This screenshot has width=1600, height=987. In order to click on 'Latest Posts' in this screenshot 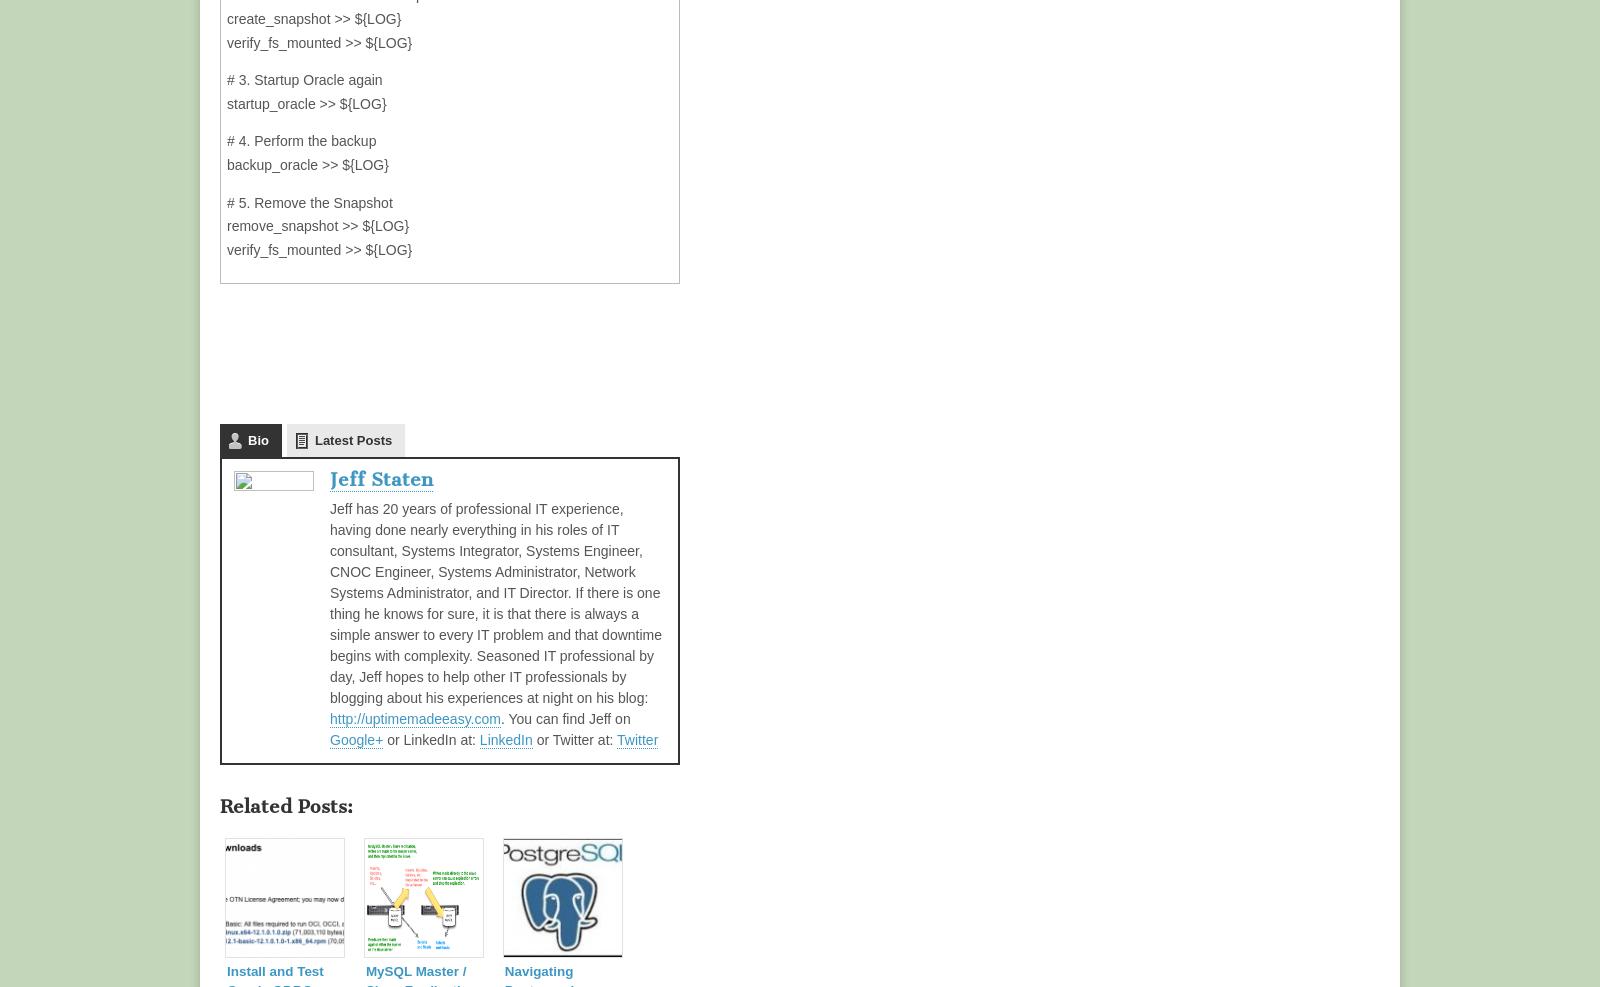, I will do `click(314, 439)`.